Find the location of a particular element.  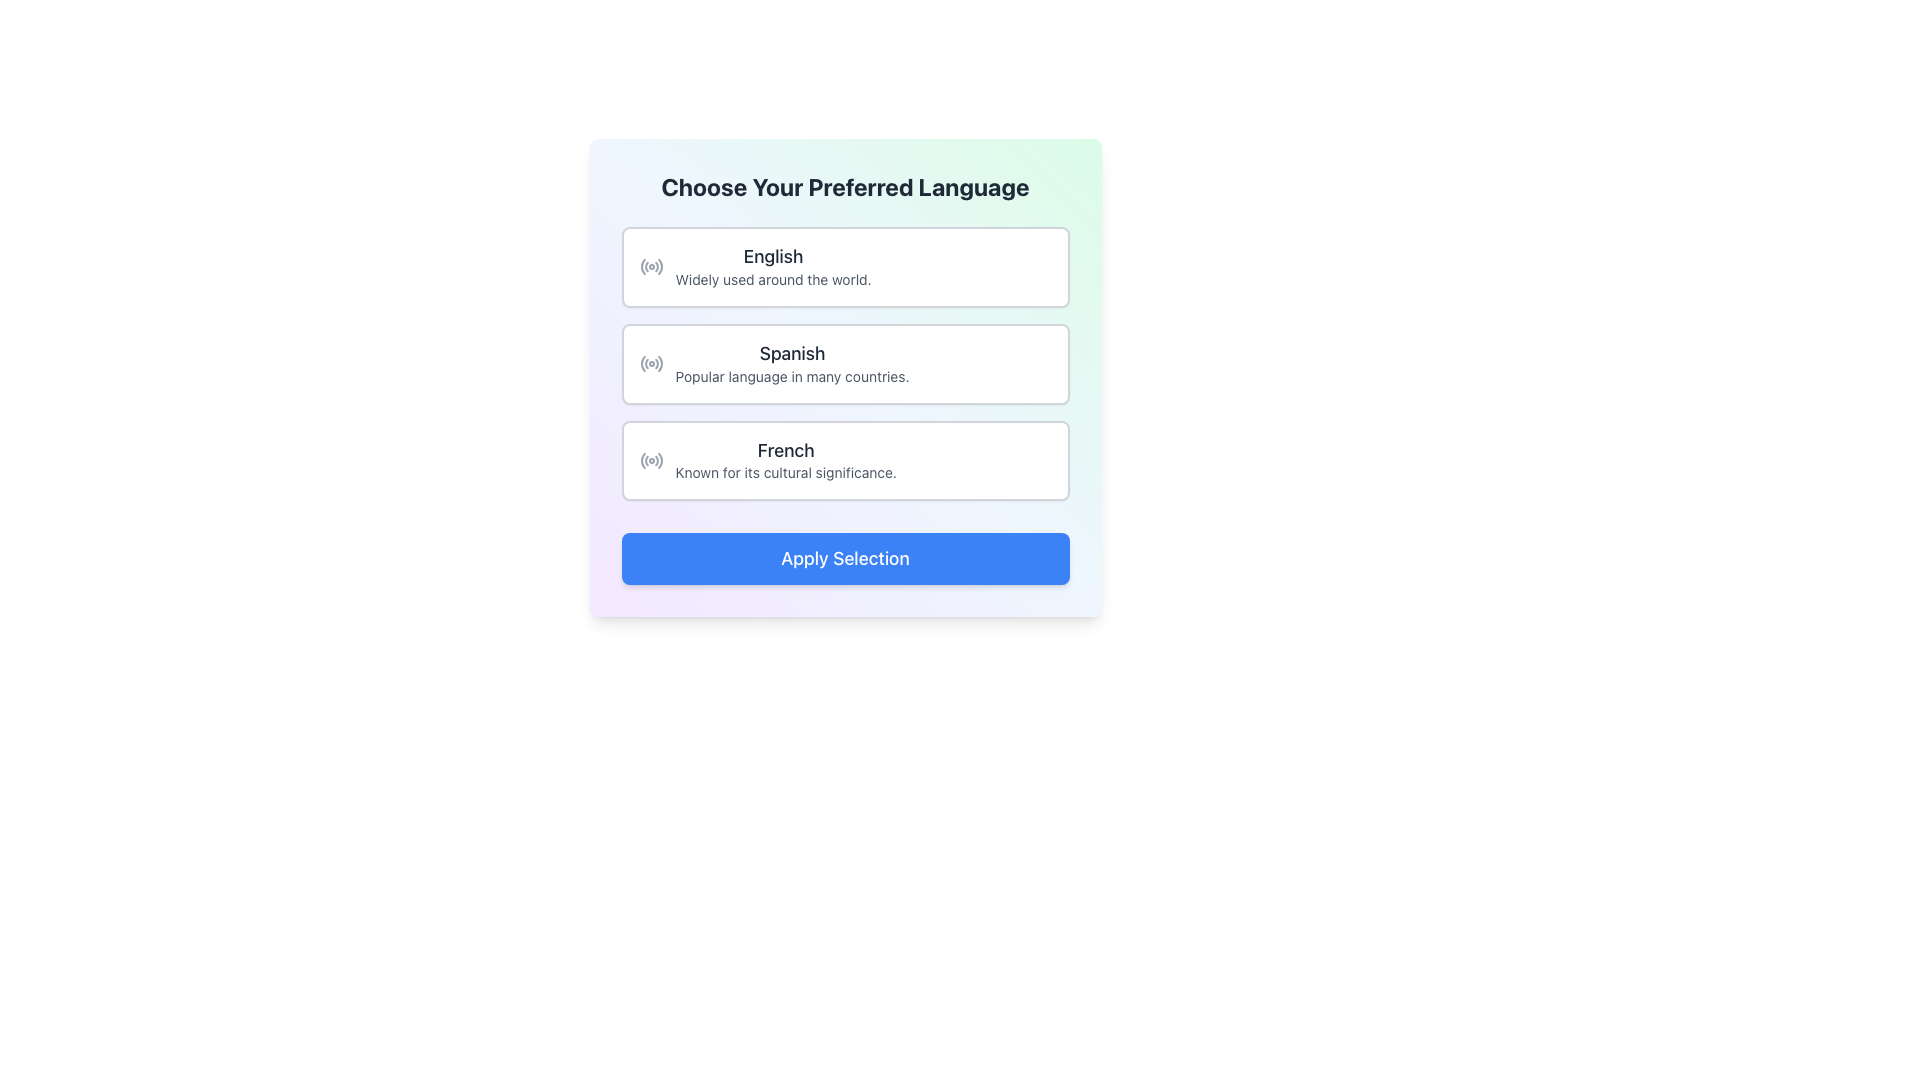

the 'English' language option in the language selection list for keyboard navigation is located at coordinates (754, 266).